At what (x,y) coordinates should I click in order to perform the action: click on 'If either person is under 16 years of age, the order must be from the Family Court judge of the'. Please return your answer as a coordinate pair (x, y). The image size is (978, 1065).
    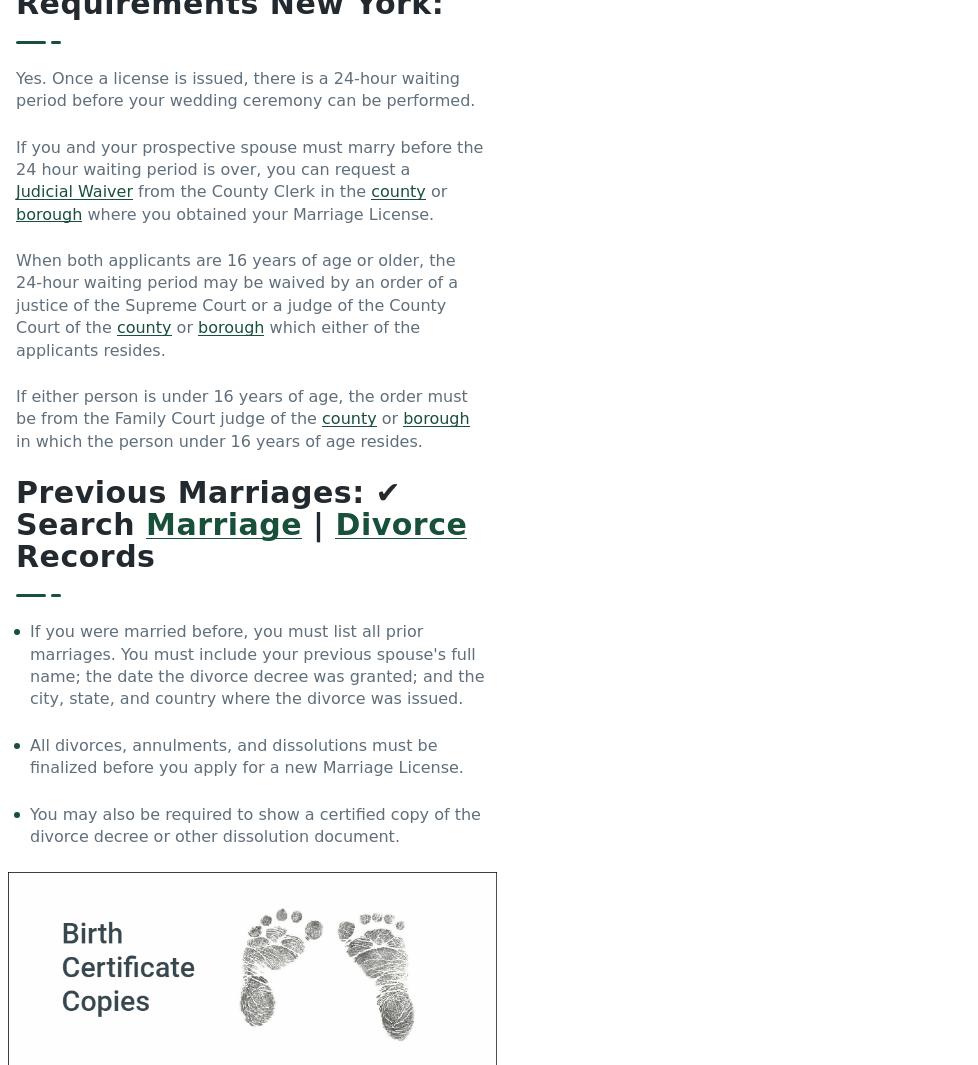
    Looking at the image, I should click on (16, 406).